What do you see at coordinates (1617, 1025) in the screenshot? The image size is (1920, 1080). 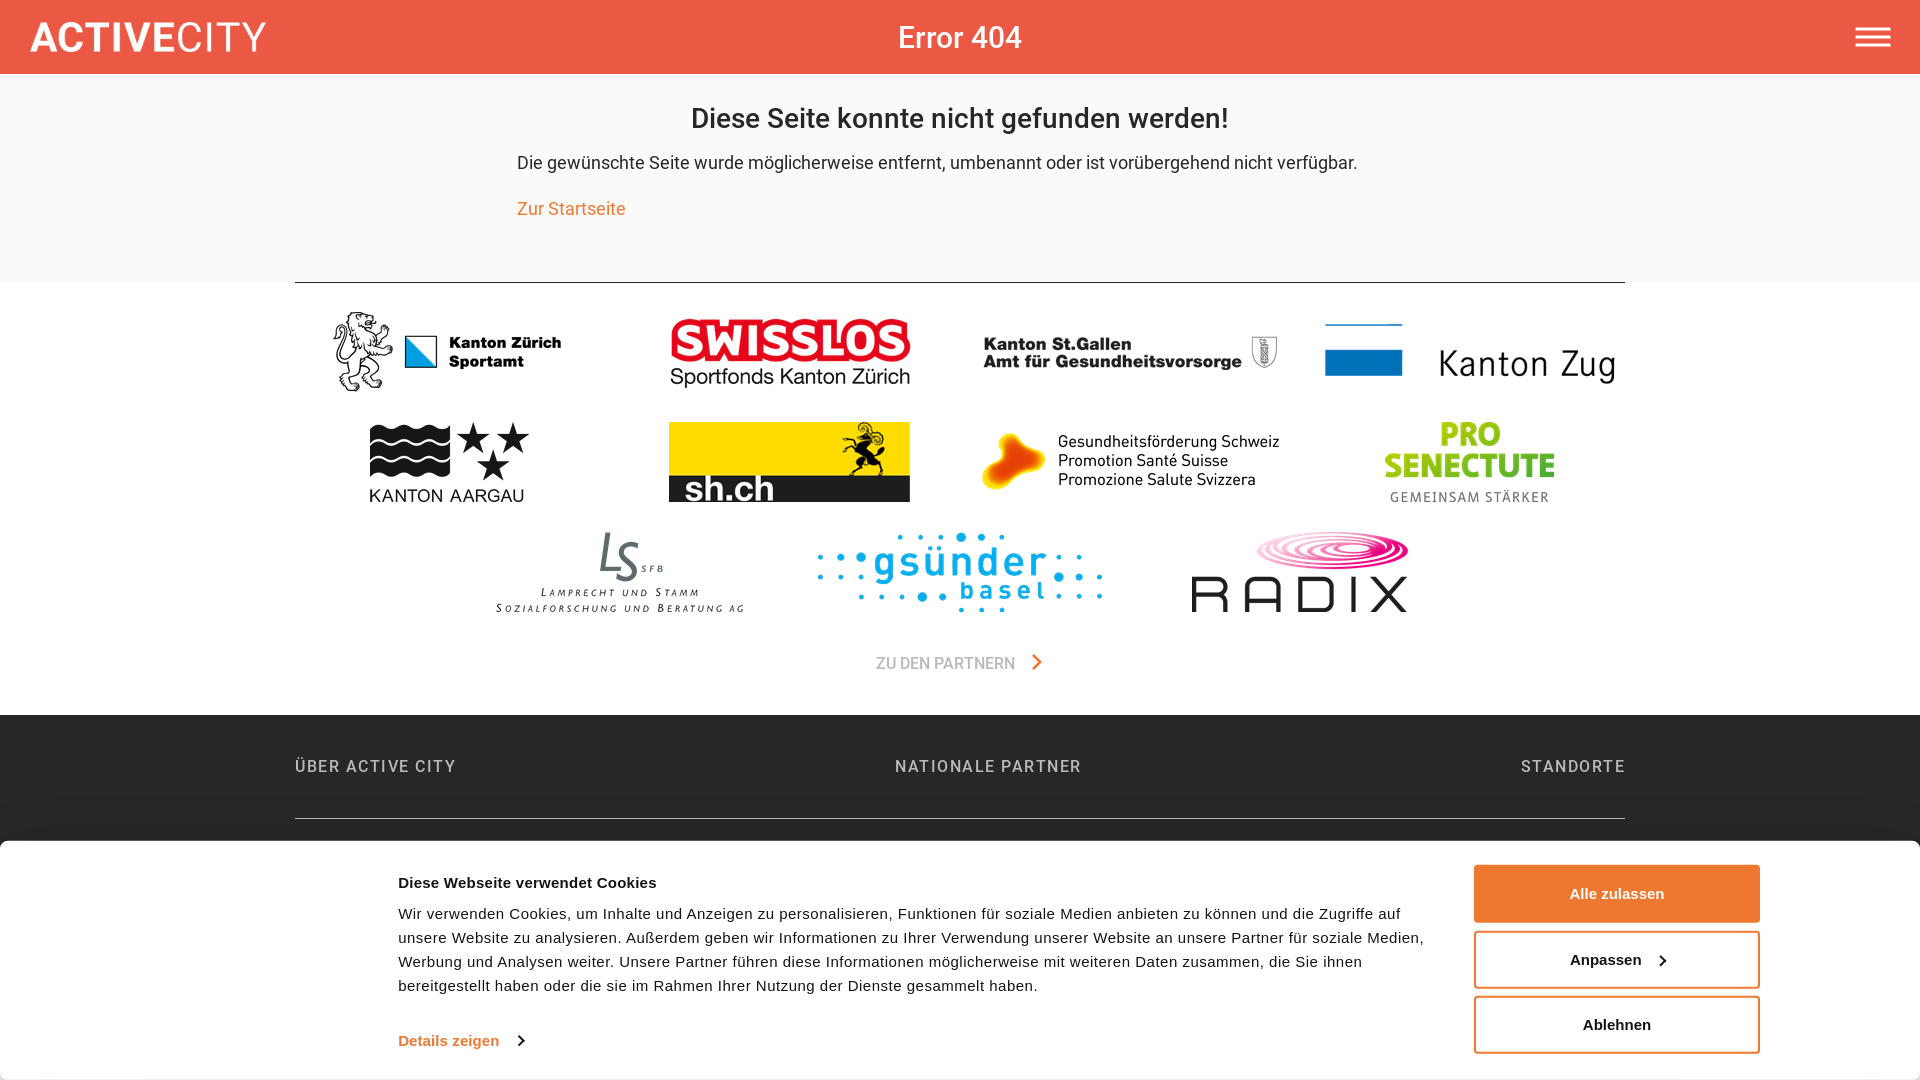 I see `'Ablehnen'` at bounding box center [1617, 1025].